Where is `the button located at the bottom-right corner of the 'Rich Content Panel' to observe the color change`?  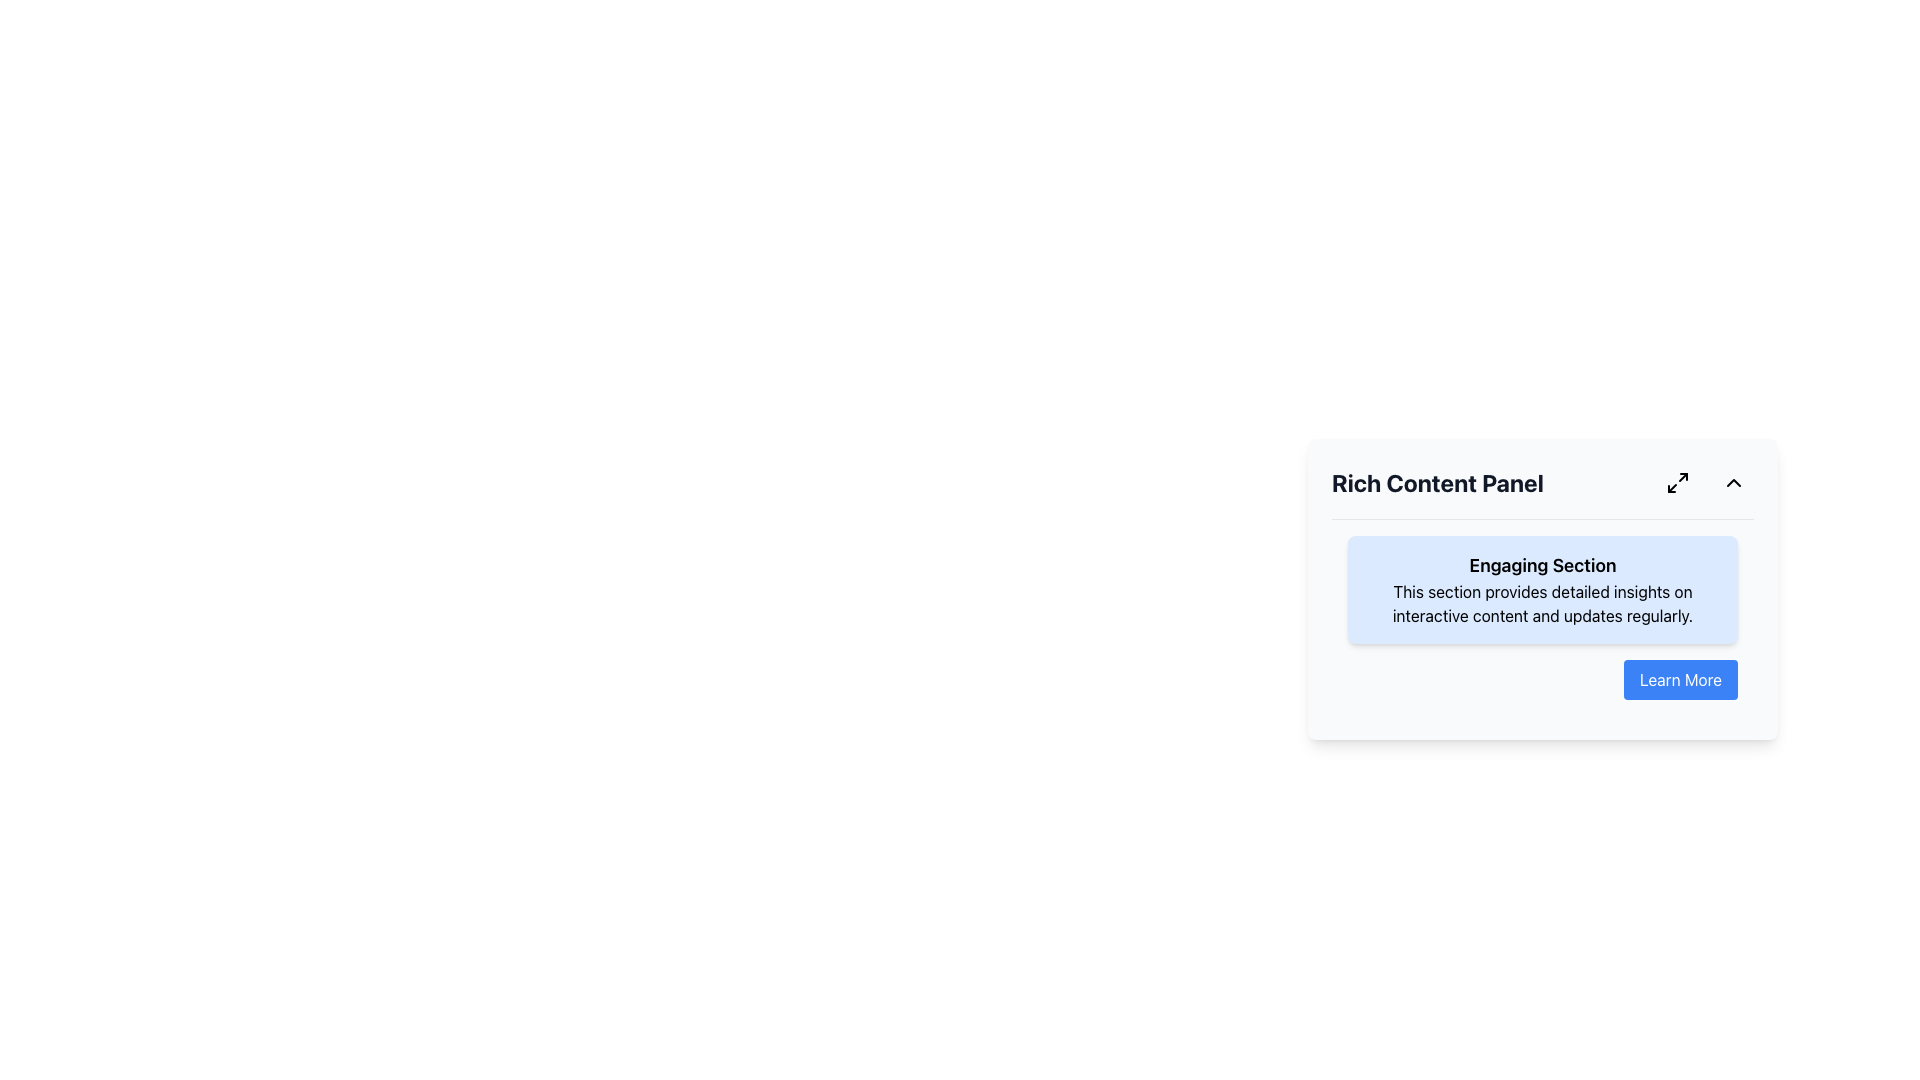
the button located at the bottom-right corner of the 'Rich Content Panel' to observe the color change is located at coordinates (1680, 678).